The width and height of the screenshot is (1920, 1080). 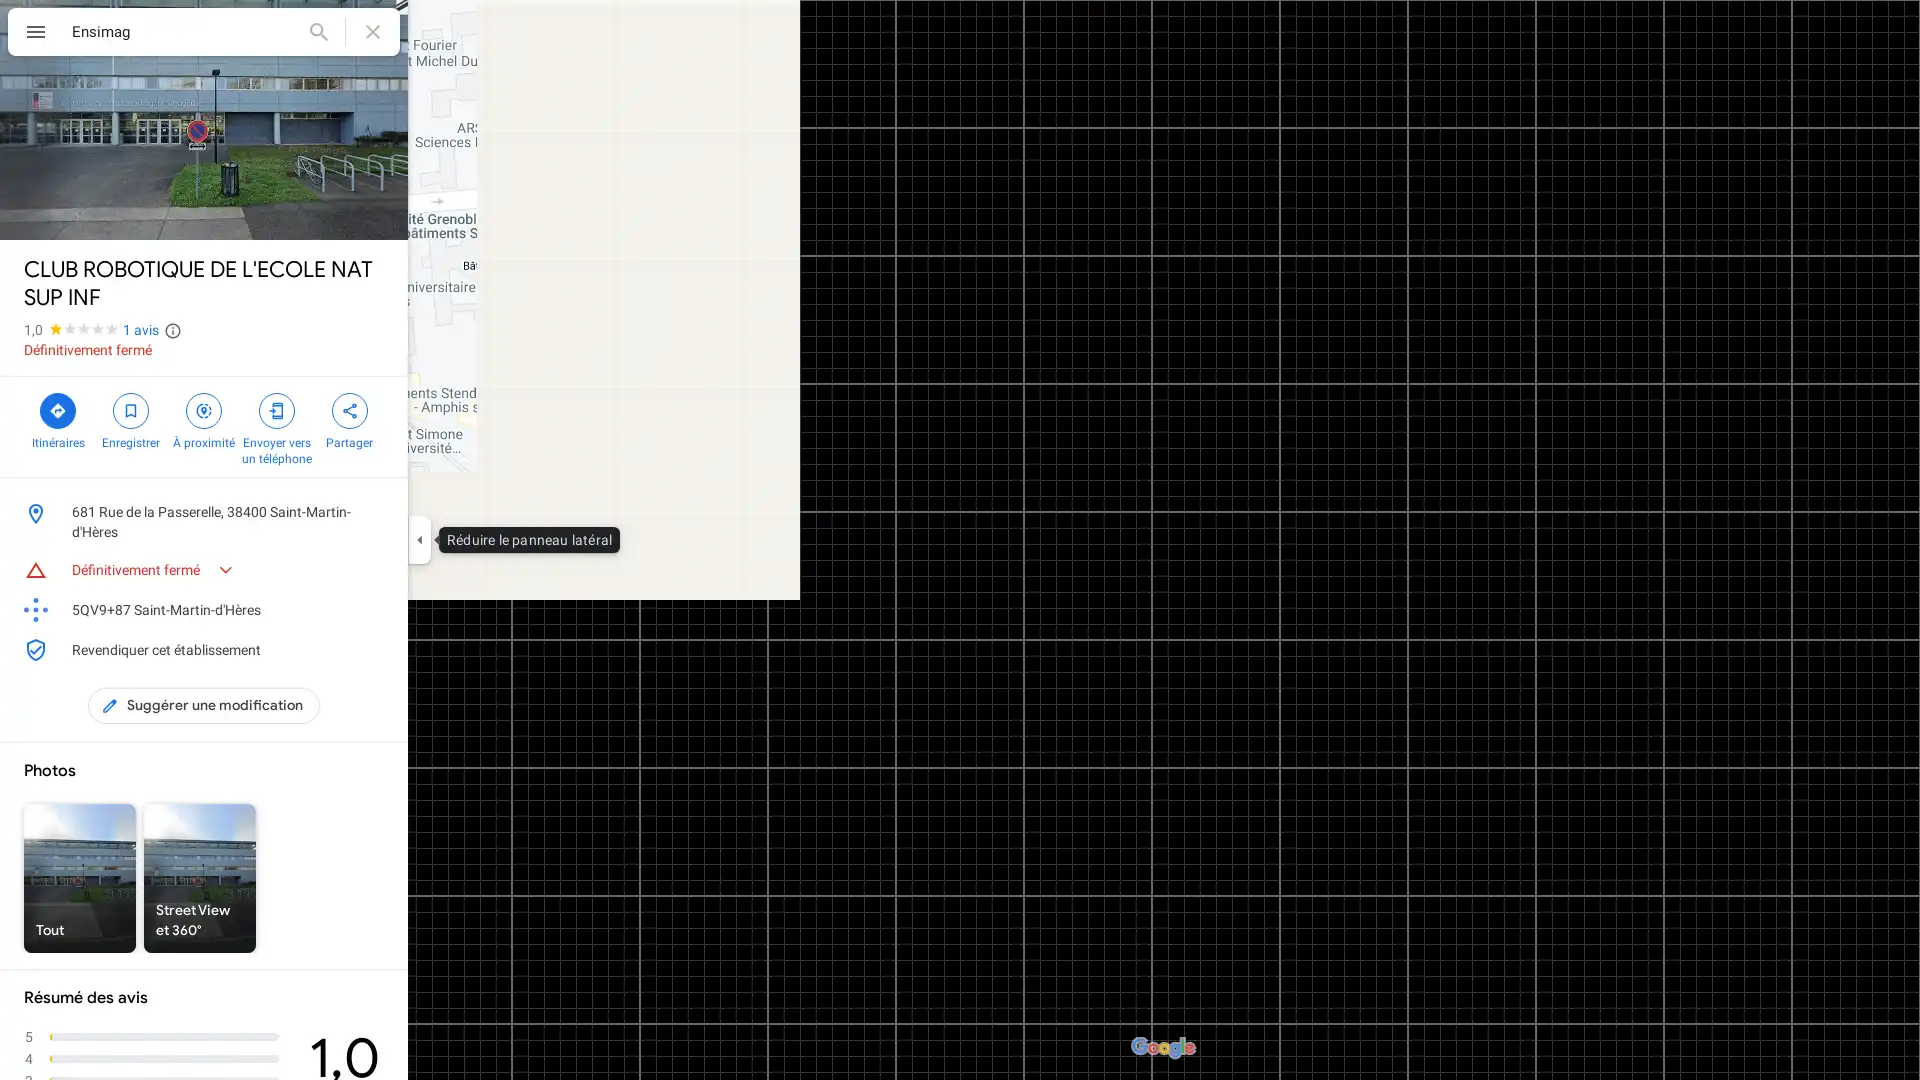 I want to click on 1 avis, so click(x=139, y=329).